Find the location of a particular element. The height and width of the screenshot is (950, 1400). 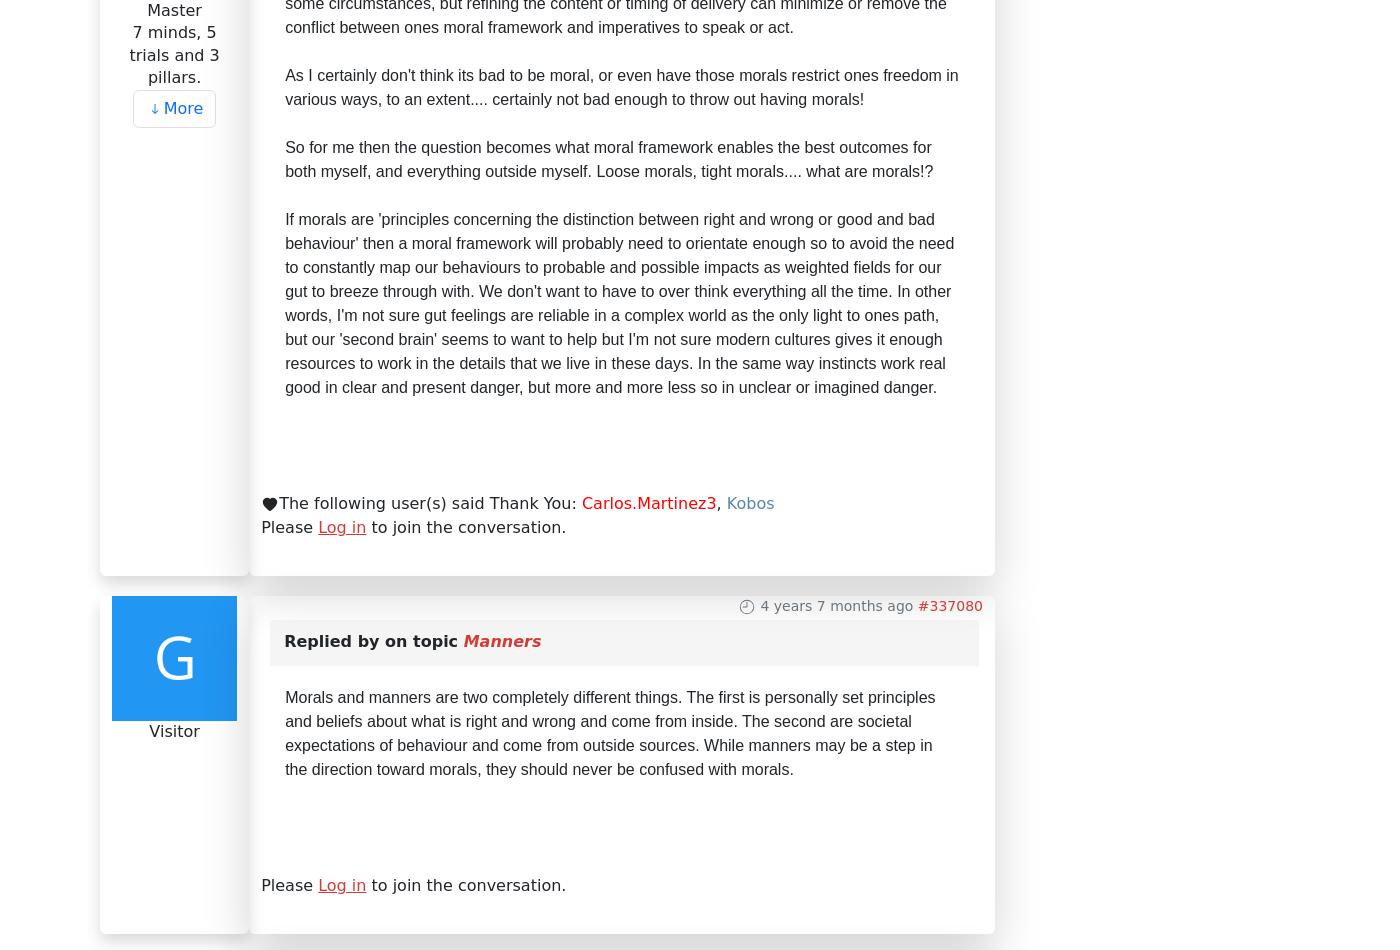

'Open Discussions' is located at coordinates (381, 409).